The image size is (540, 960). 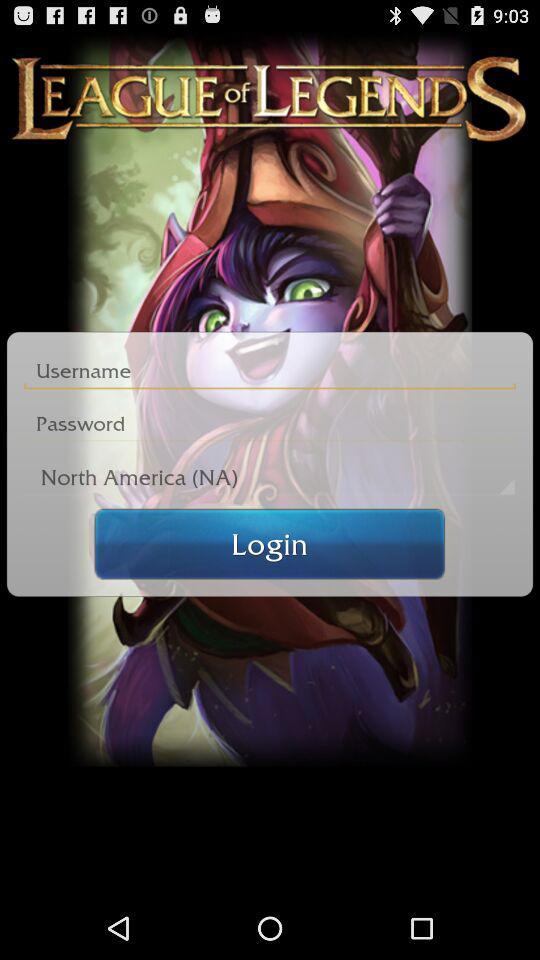 I want to click on input username field, so click(x=270, y=370).